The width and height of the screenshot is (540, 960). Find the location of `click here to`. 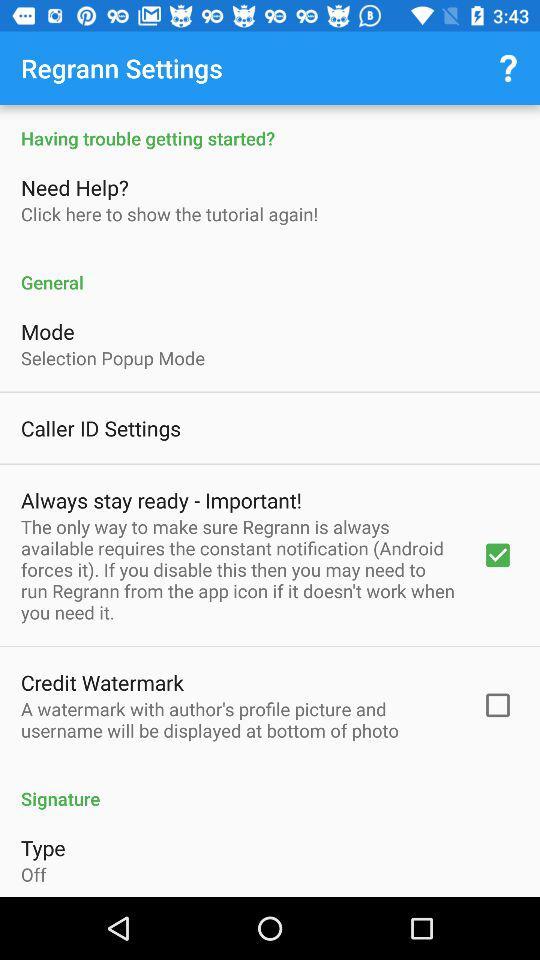

click here to is located at coordinates (168, 214).